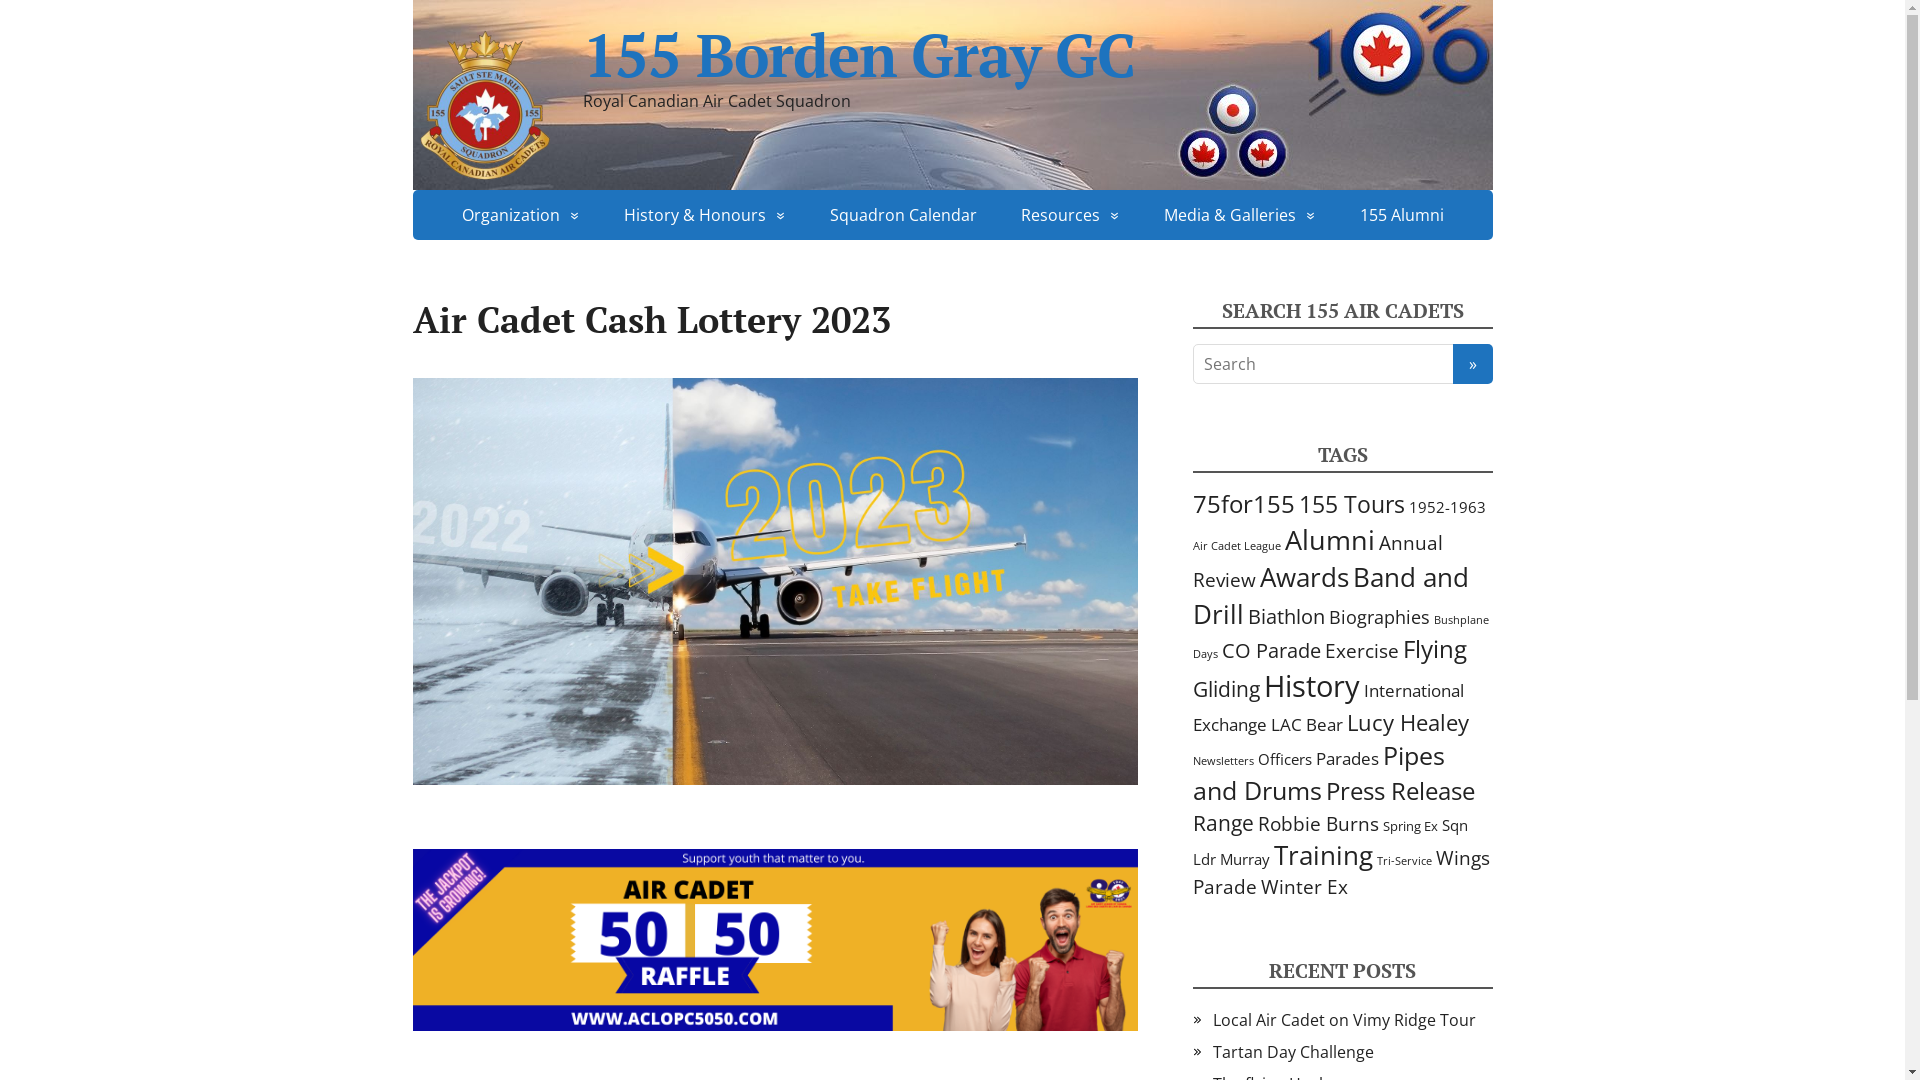 Image resolution: width=1920 pixels, height=1080 pixels. What do you see at coordinates (1406, 505) in the screenshot?
I see `'1952-1963'` at bounding box center [1406, 505].